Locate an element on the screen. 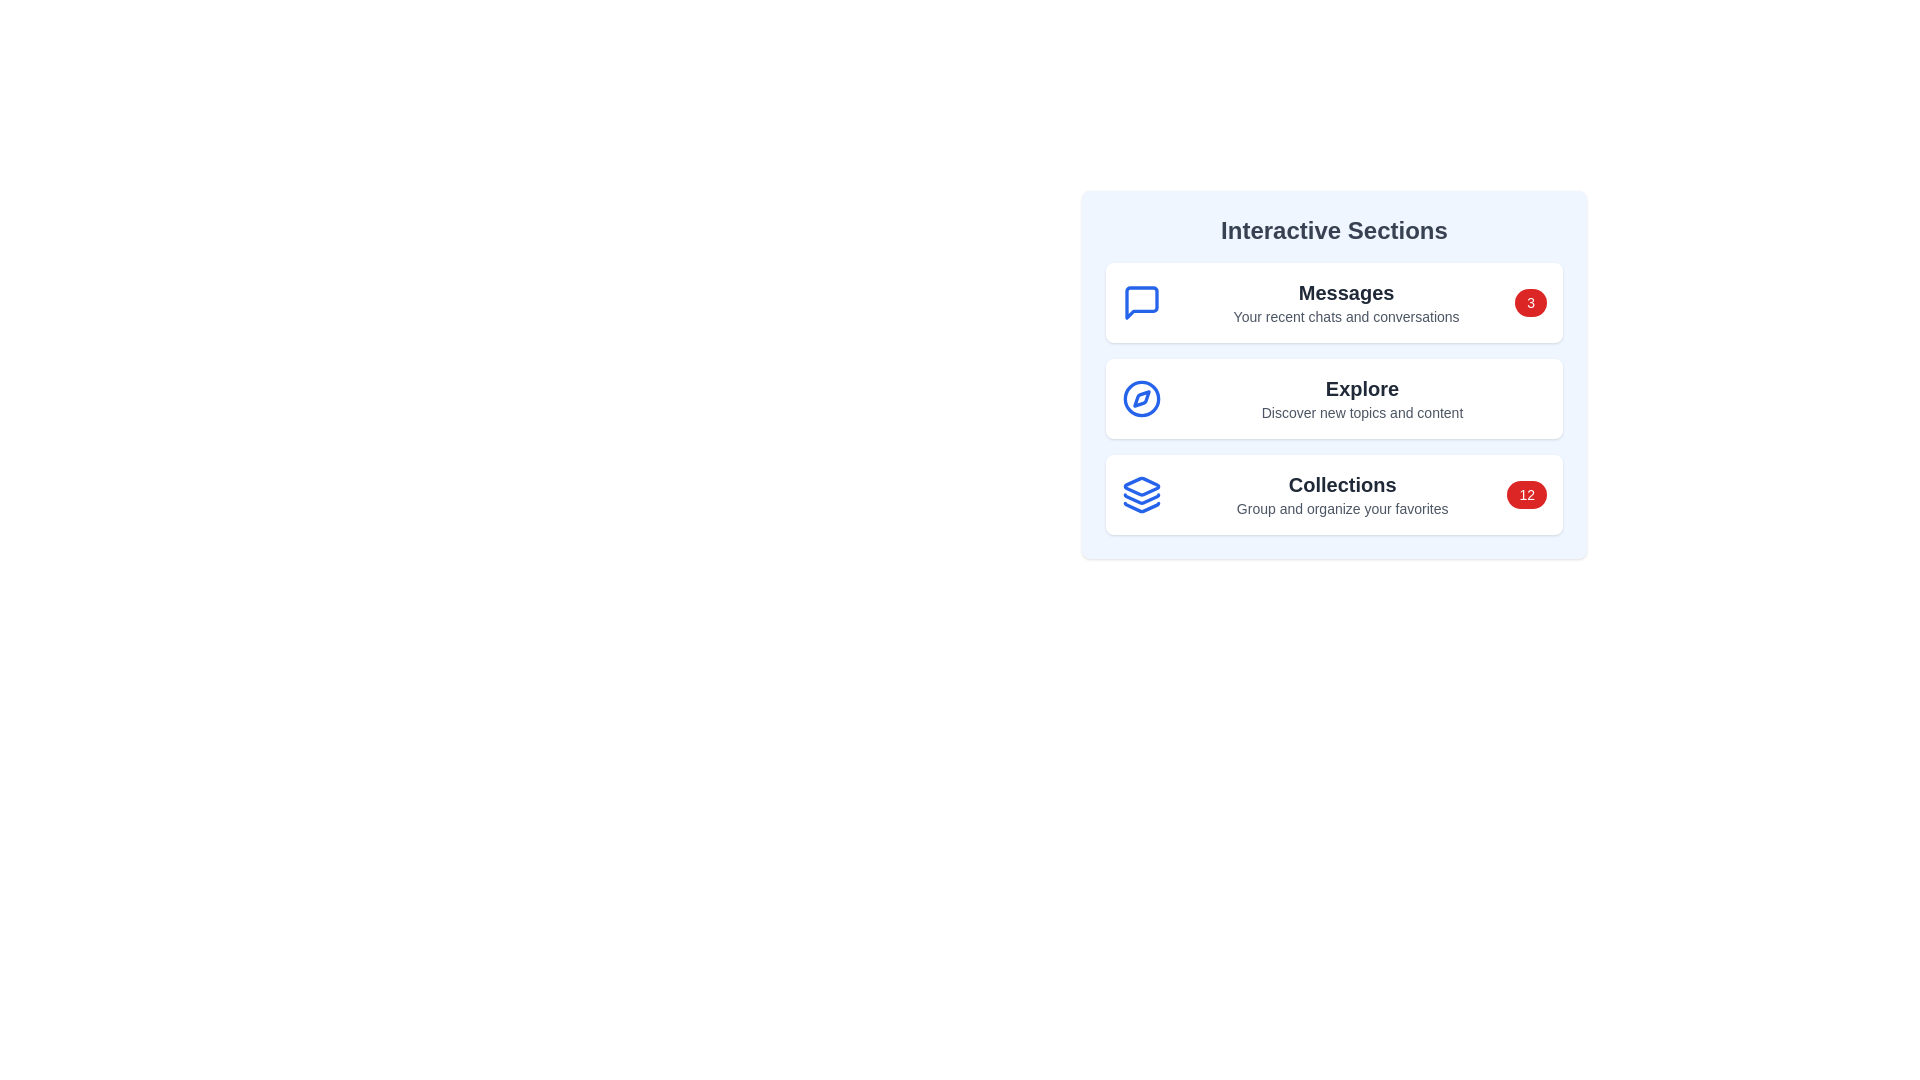 The image size is (1920, 1080). the section titled Explore is located at coordinates (1334, 398).